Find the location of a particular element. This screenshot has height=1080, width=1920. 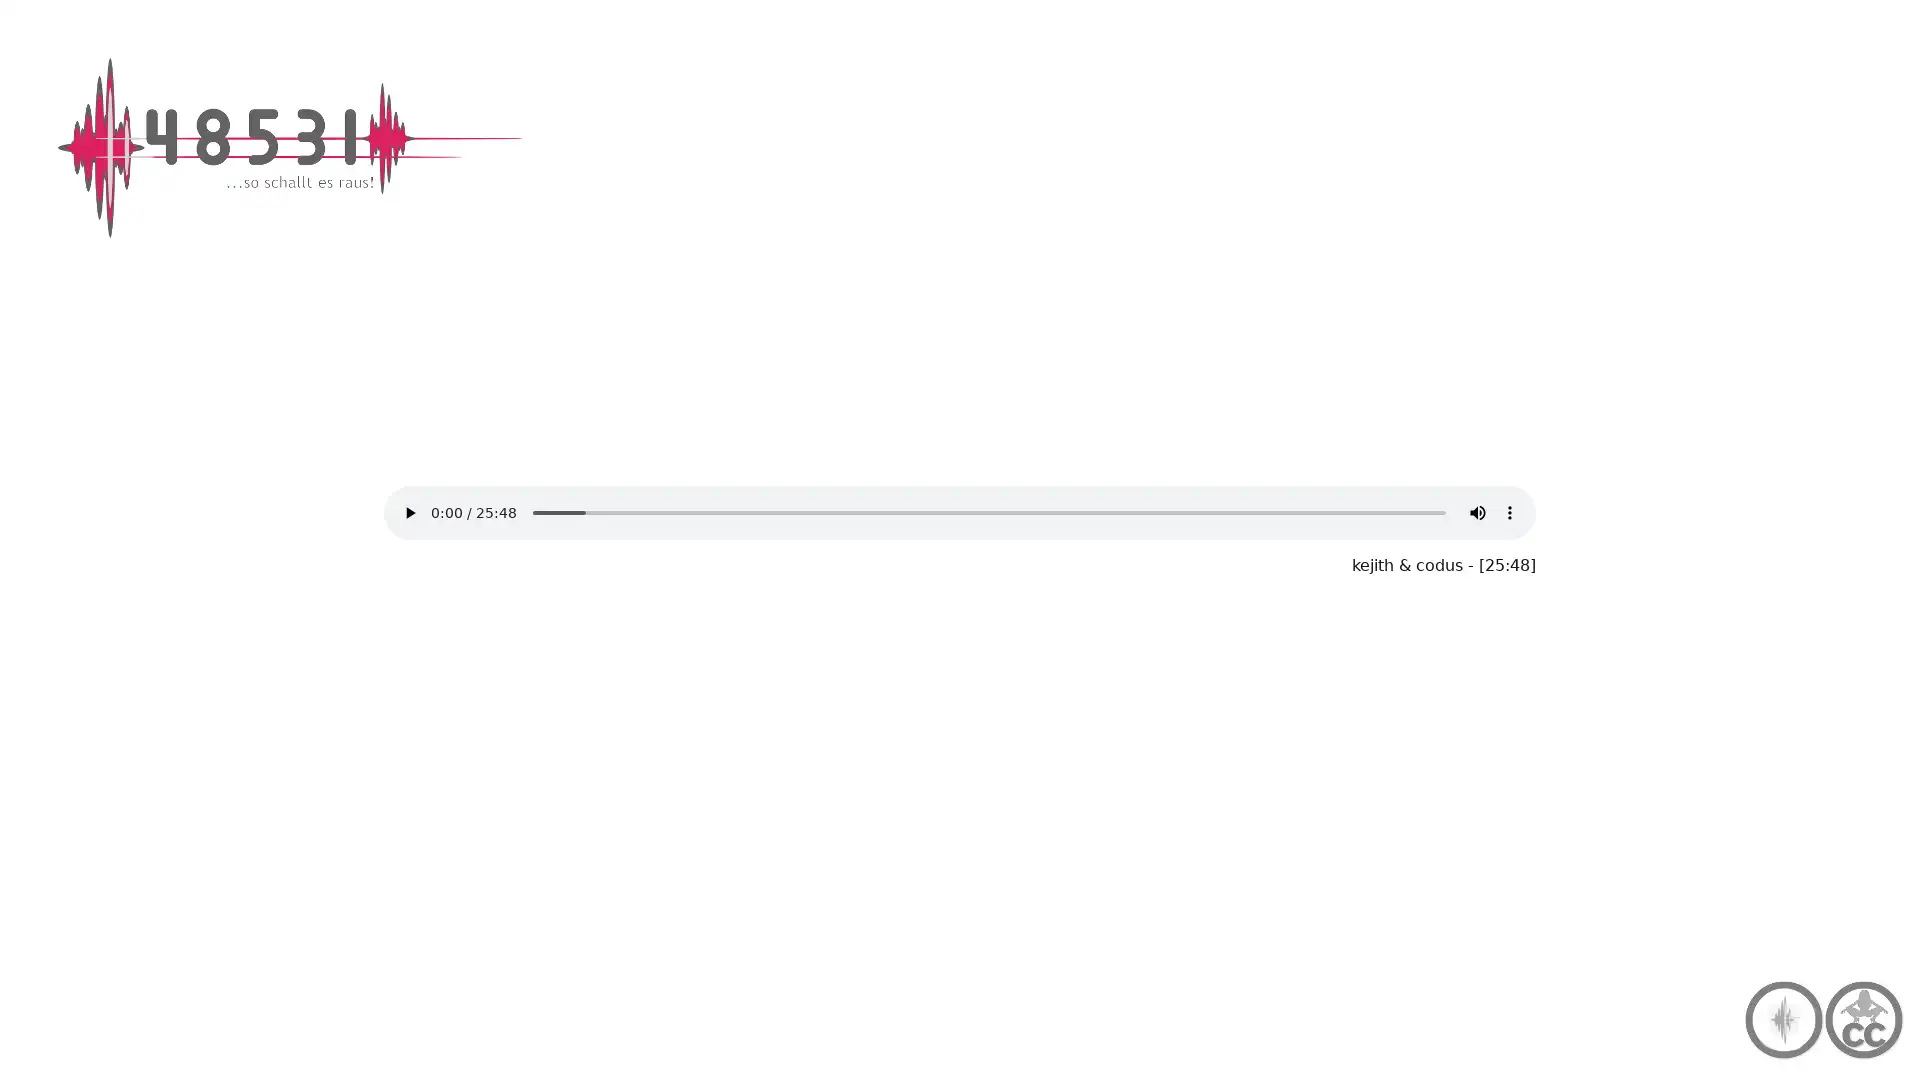

play is located at coordinates (408, 512).